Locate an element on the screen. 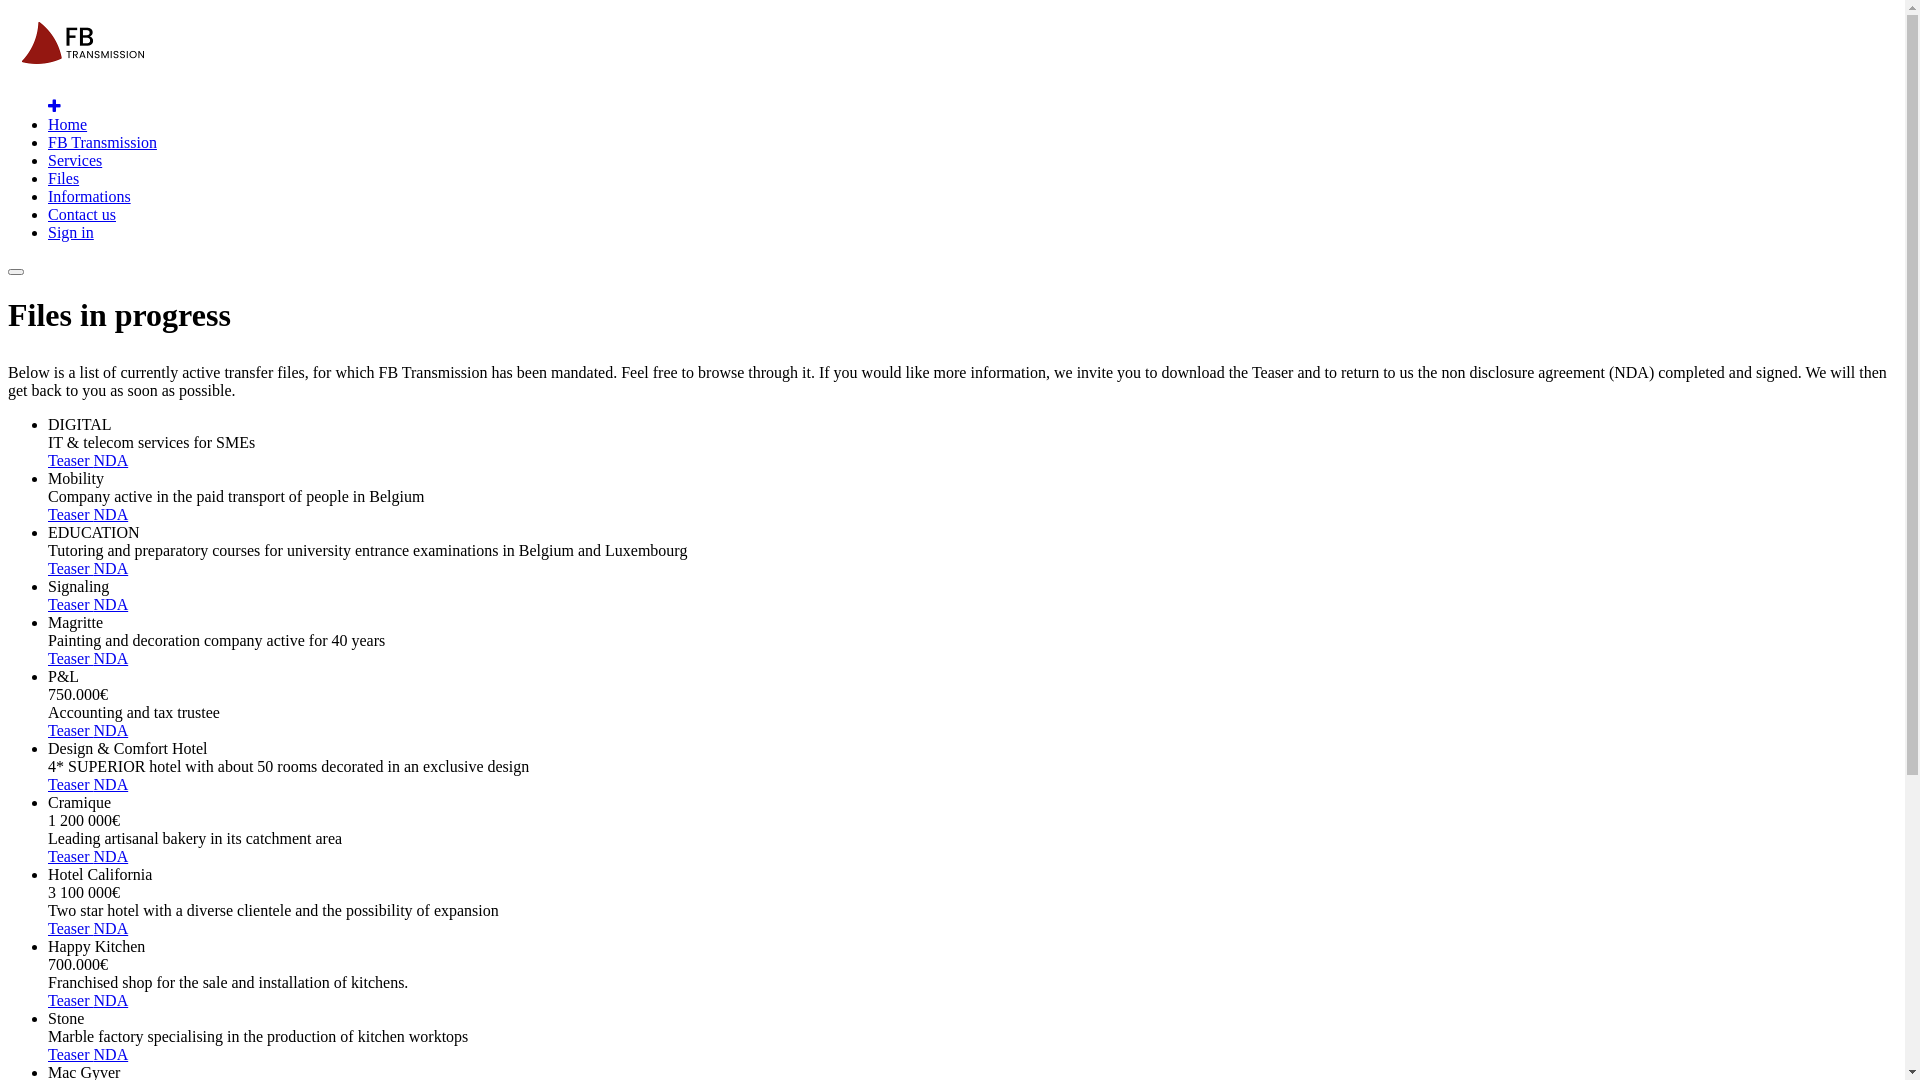 The height and width of the screenshot is (1080, 1920). 'NDA' is located at coordinates (93, 783).